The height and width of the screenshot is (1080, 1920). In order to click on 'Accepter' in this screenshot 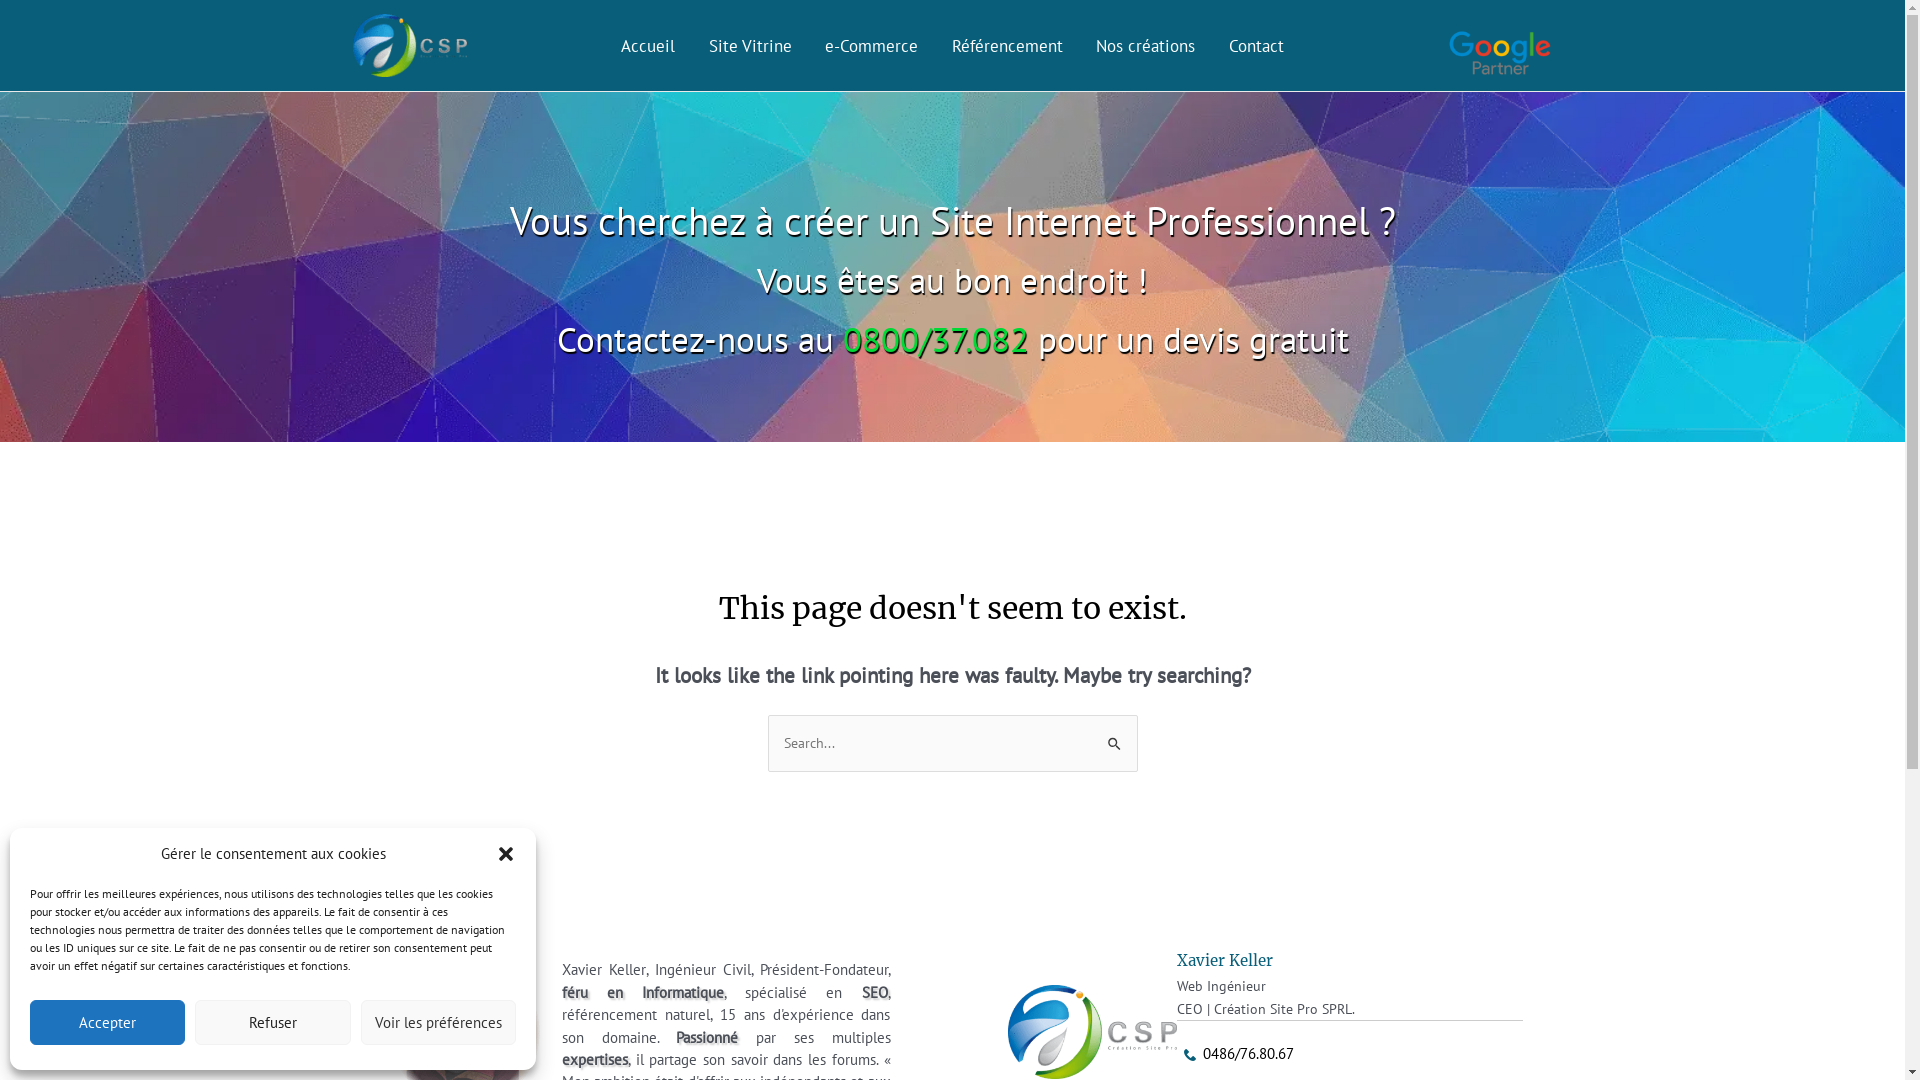, I will do `click(106, 1022)`.